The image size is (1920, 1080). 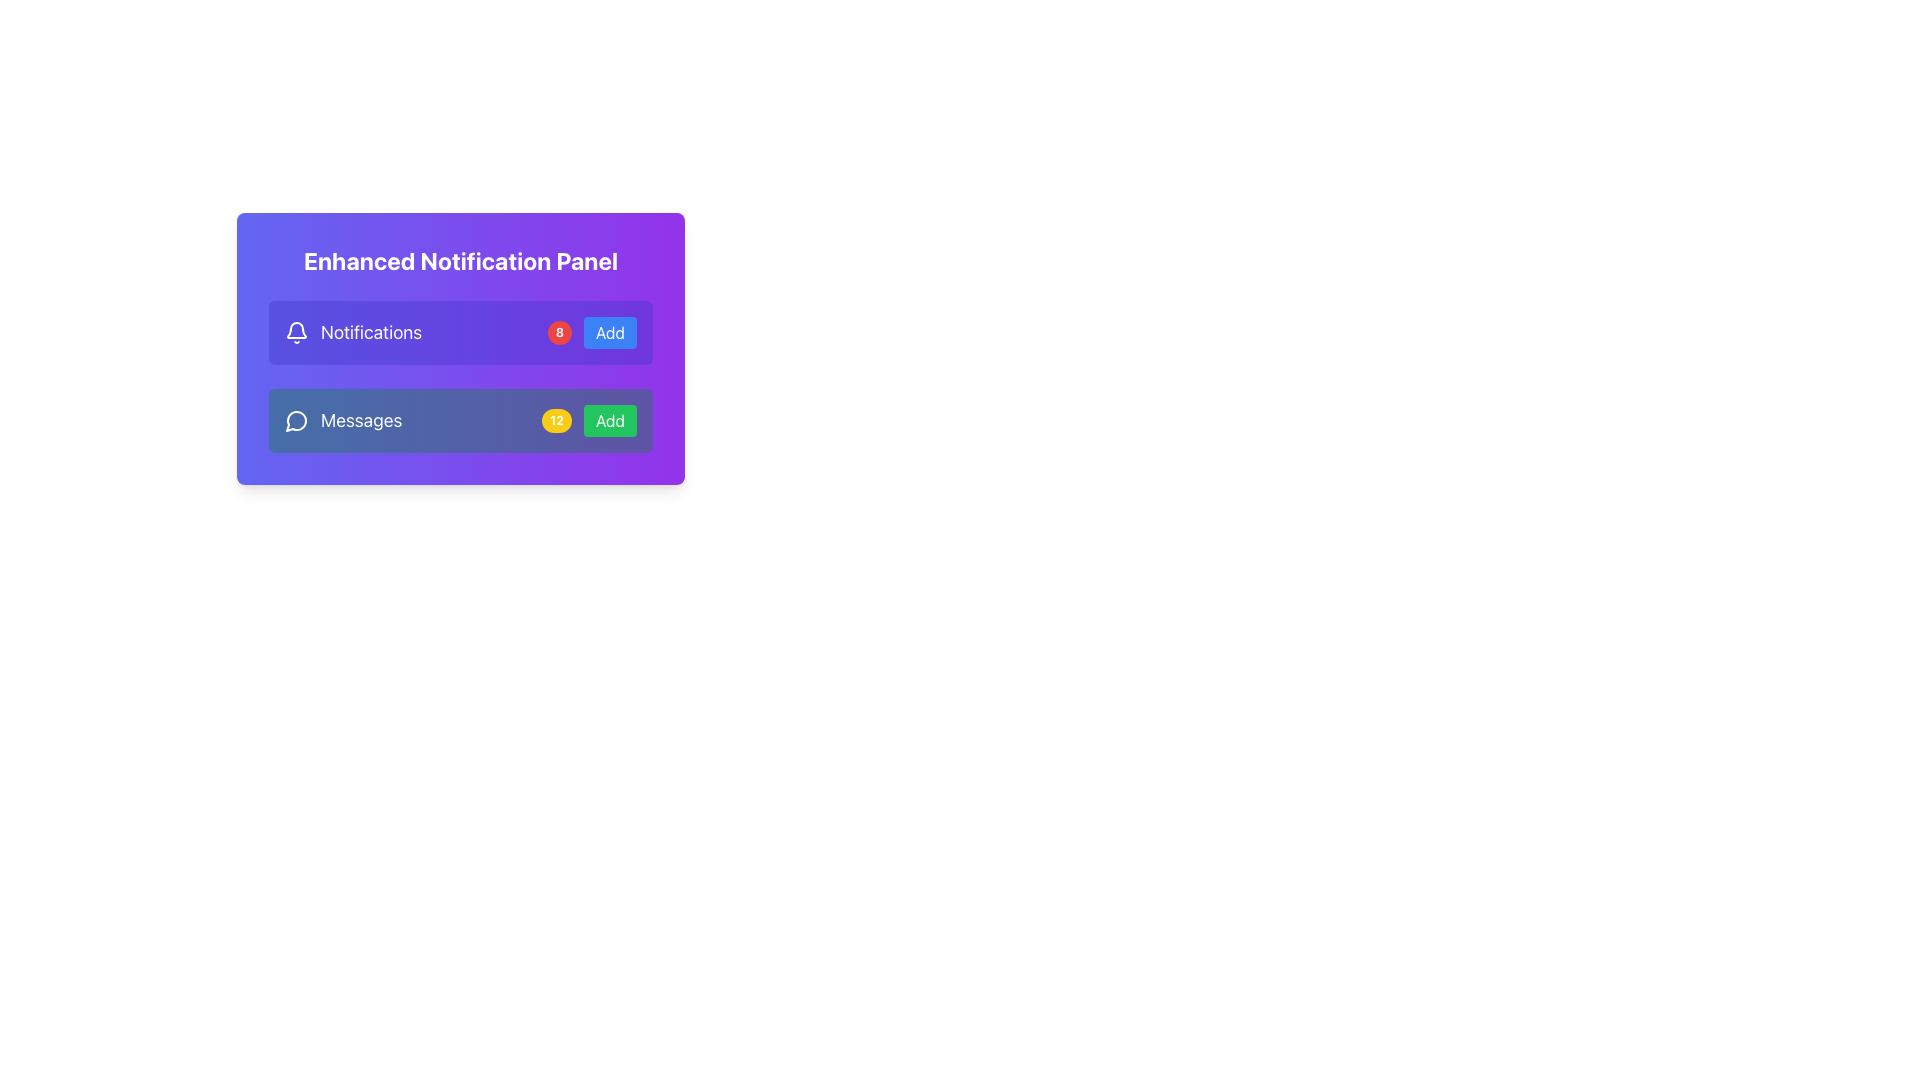 What do you see at coordinates (296, 331) in the screenshot?
I see `the bell icon representing the 'Notifications' feature, located at the top left corner of the 'Notifications' section` at bounding box center [296, 331].